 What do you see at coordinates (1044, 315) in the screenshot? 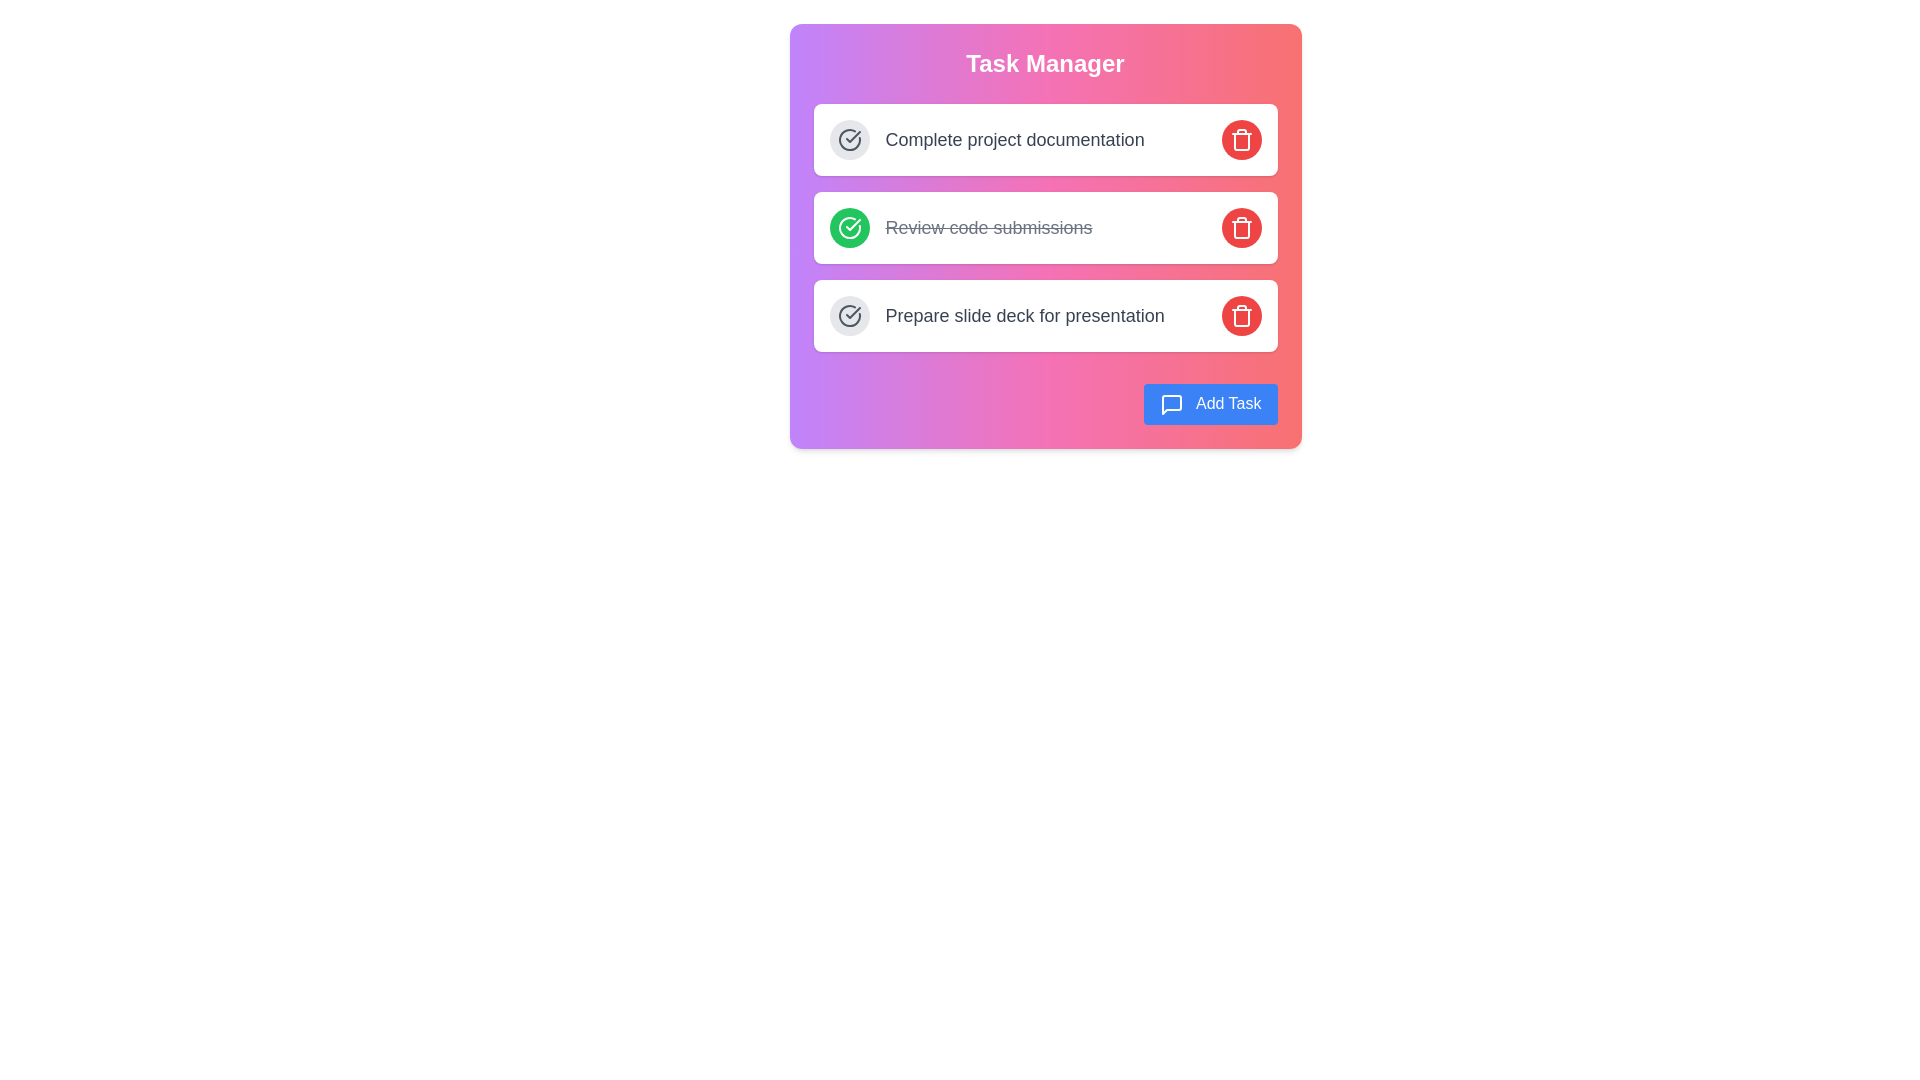
I see `the third task item labeled 'Prepare slide deck for presentation' in the task manager panel` at bounding box center [1044, 315].